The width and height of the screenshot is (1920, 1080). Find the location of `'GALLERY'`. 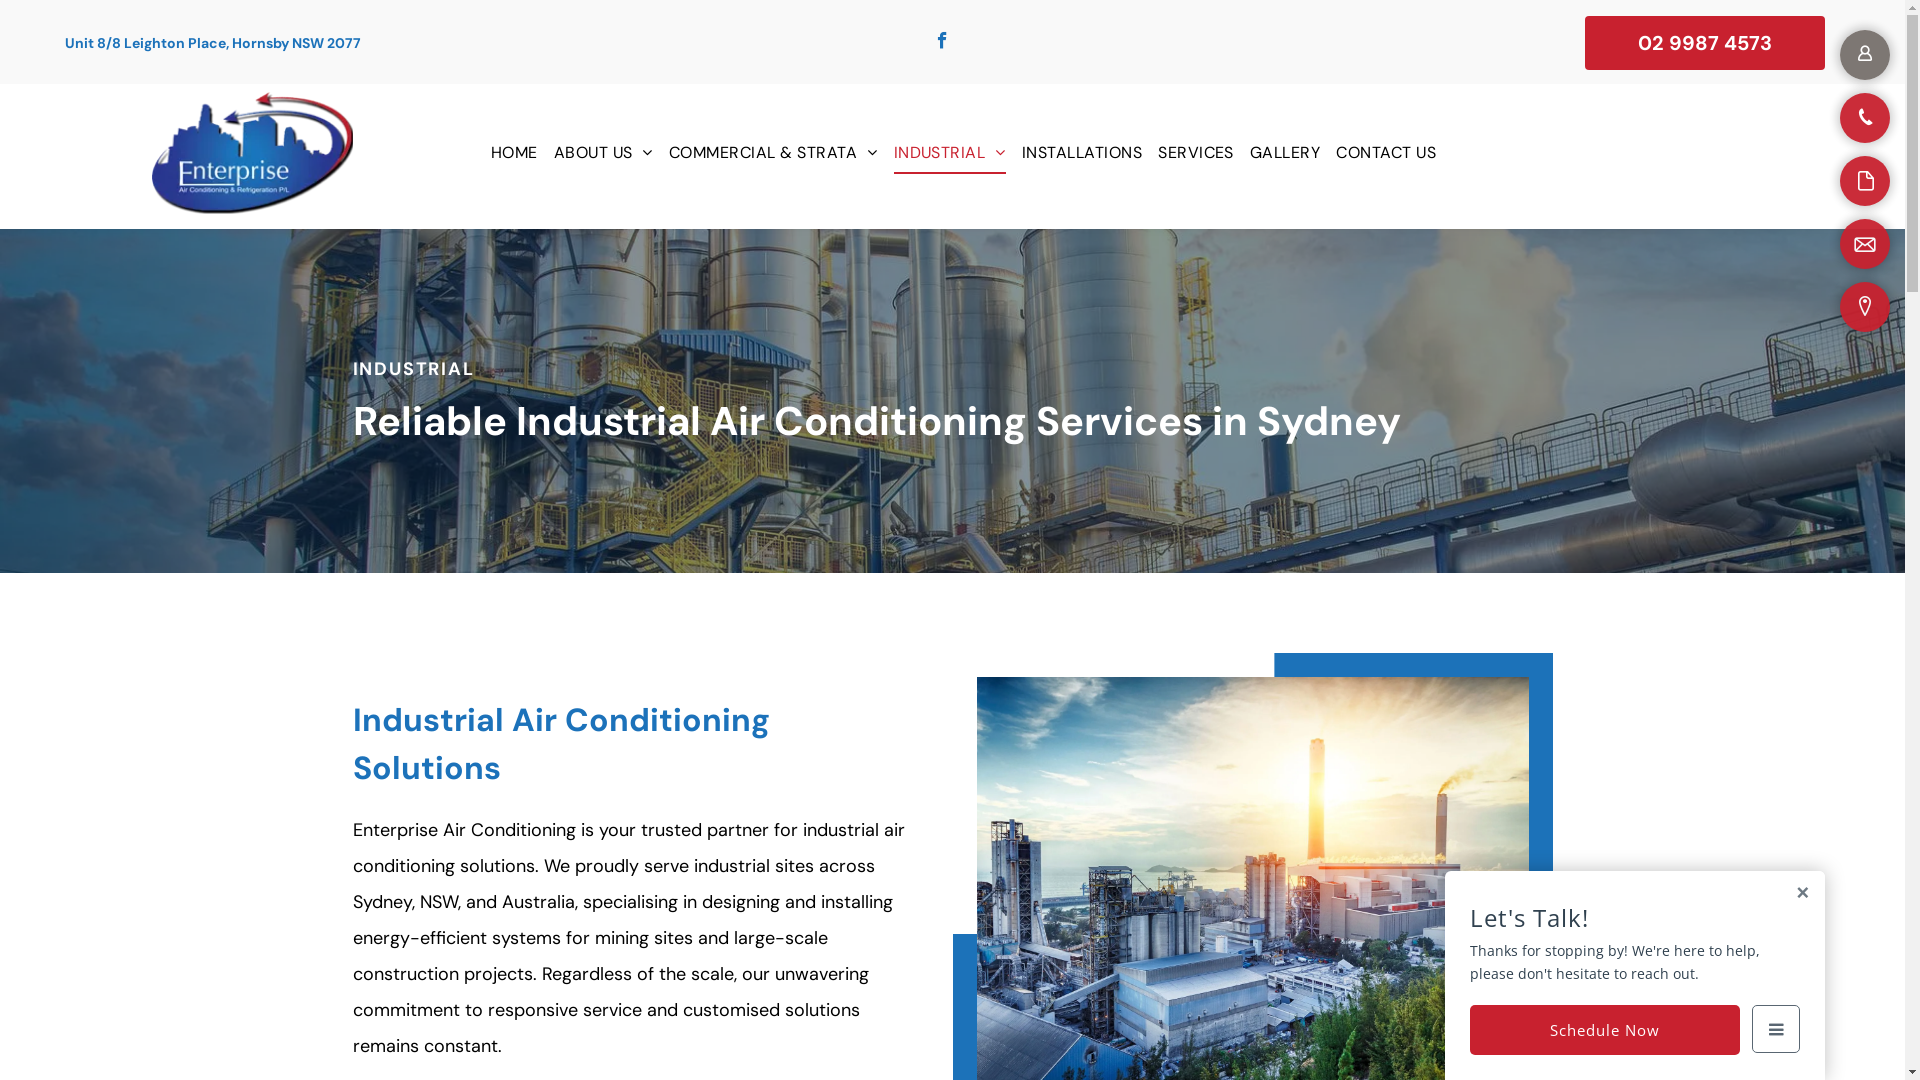

'GALLERY' is located at coordinates (1285, 152).